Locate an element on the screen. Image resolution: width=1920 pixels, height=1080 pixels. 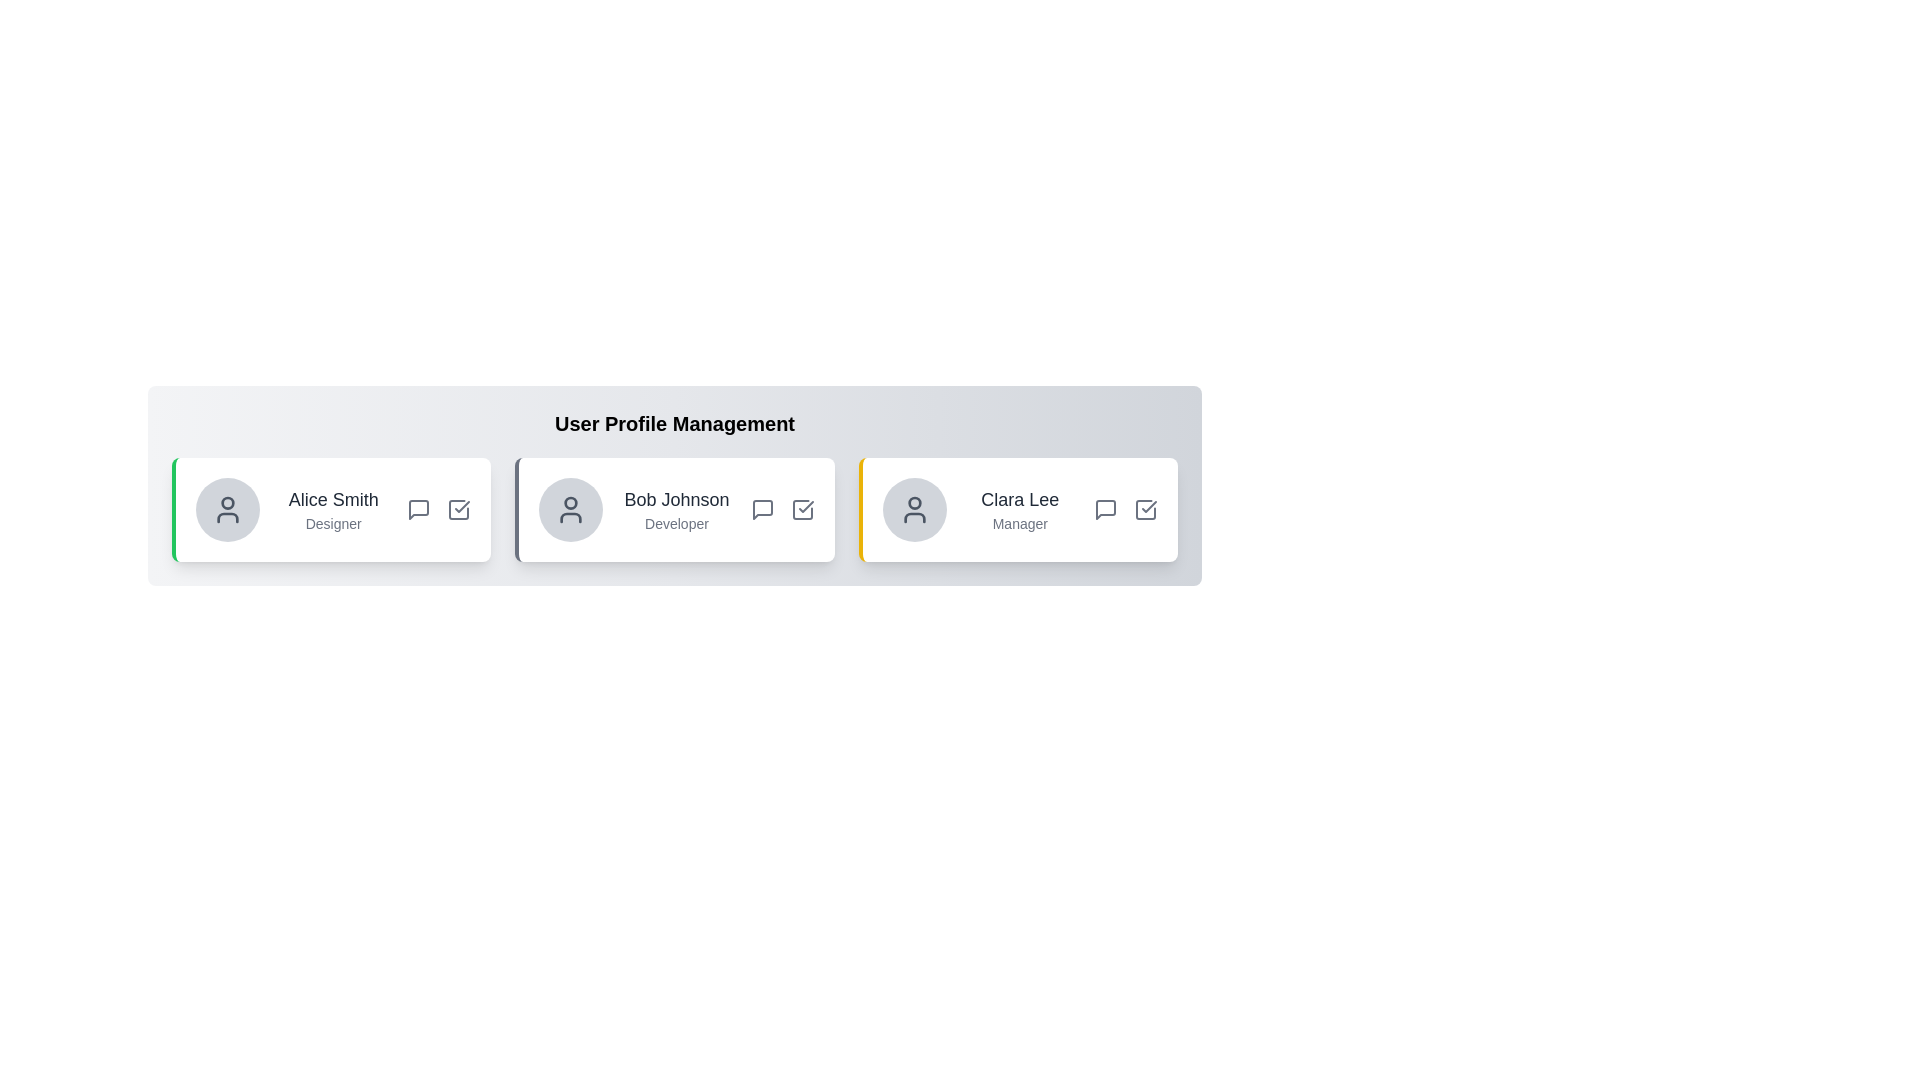
the Profile card containing 'Bob Johnson' and 'Developer', which is the second card in a horizontal layout of three cards is located at coordinates (675, 508).